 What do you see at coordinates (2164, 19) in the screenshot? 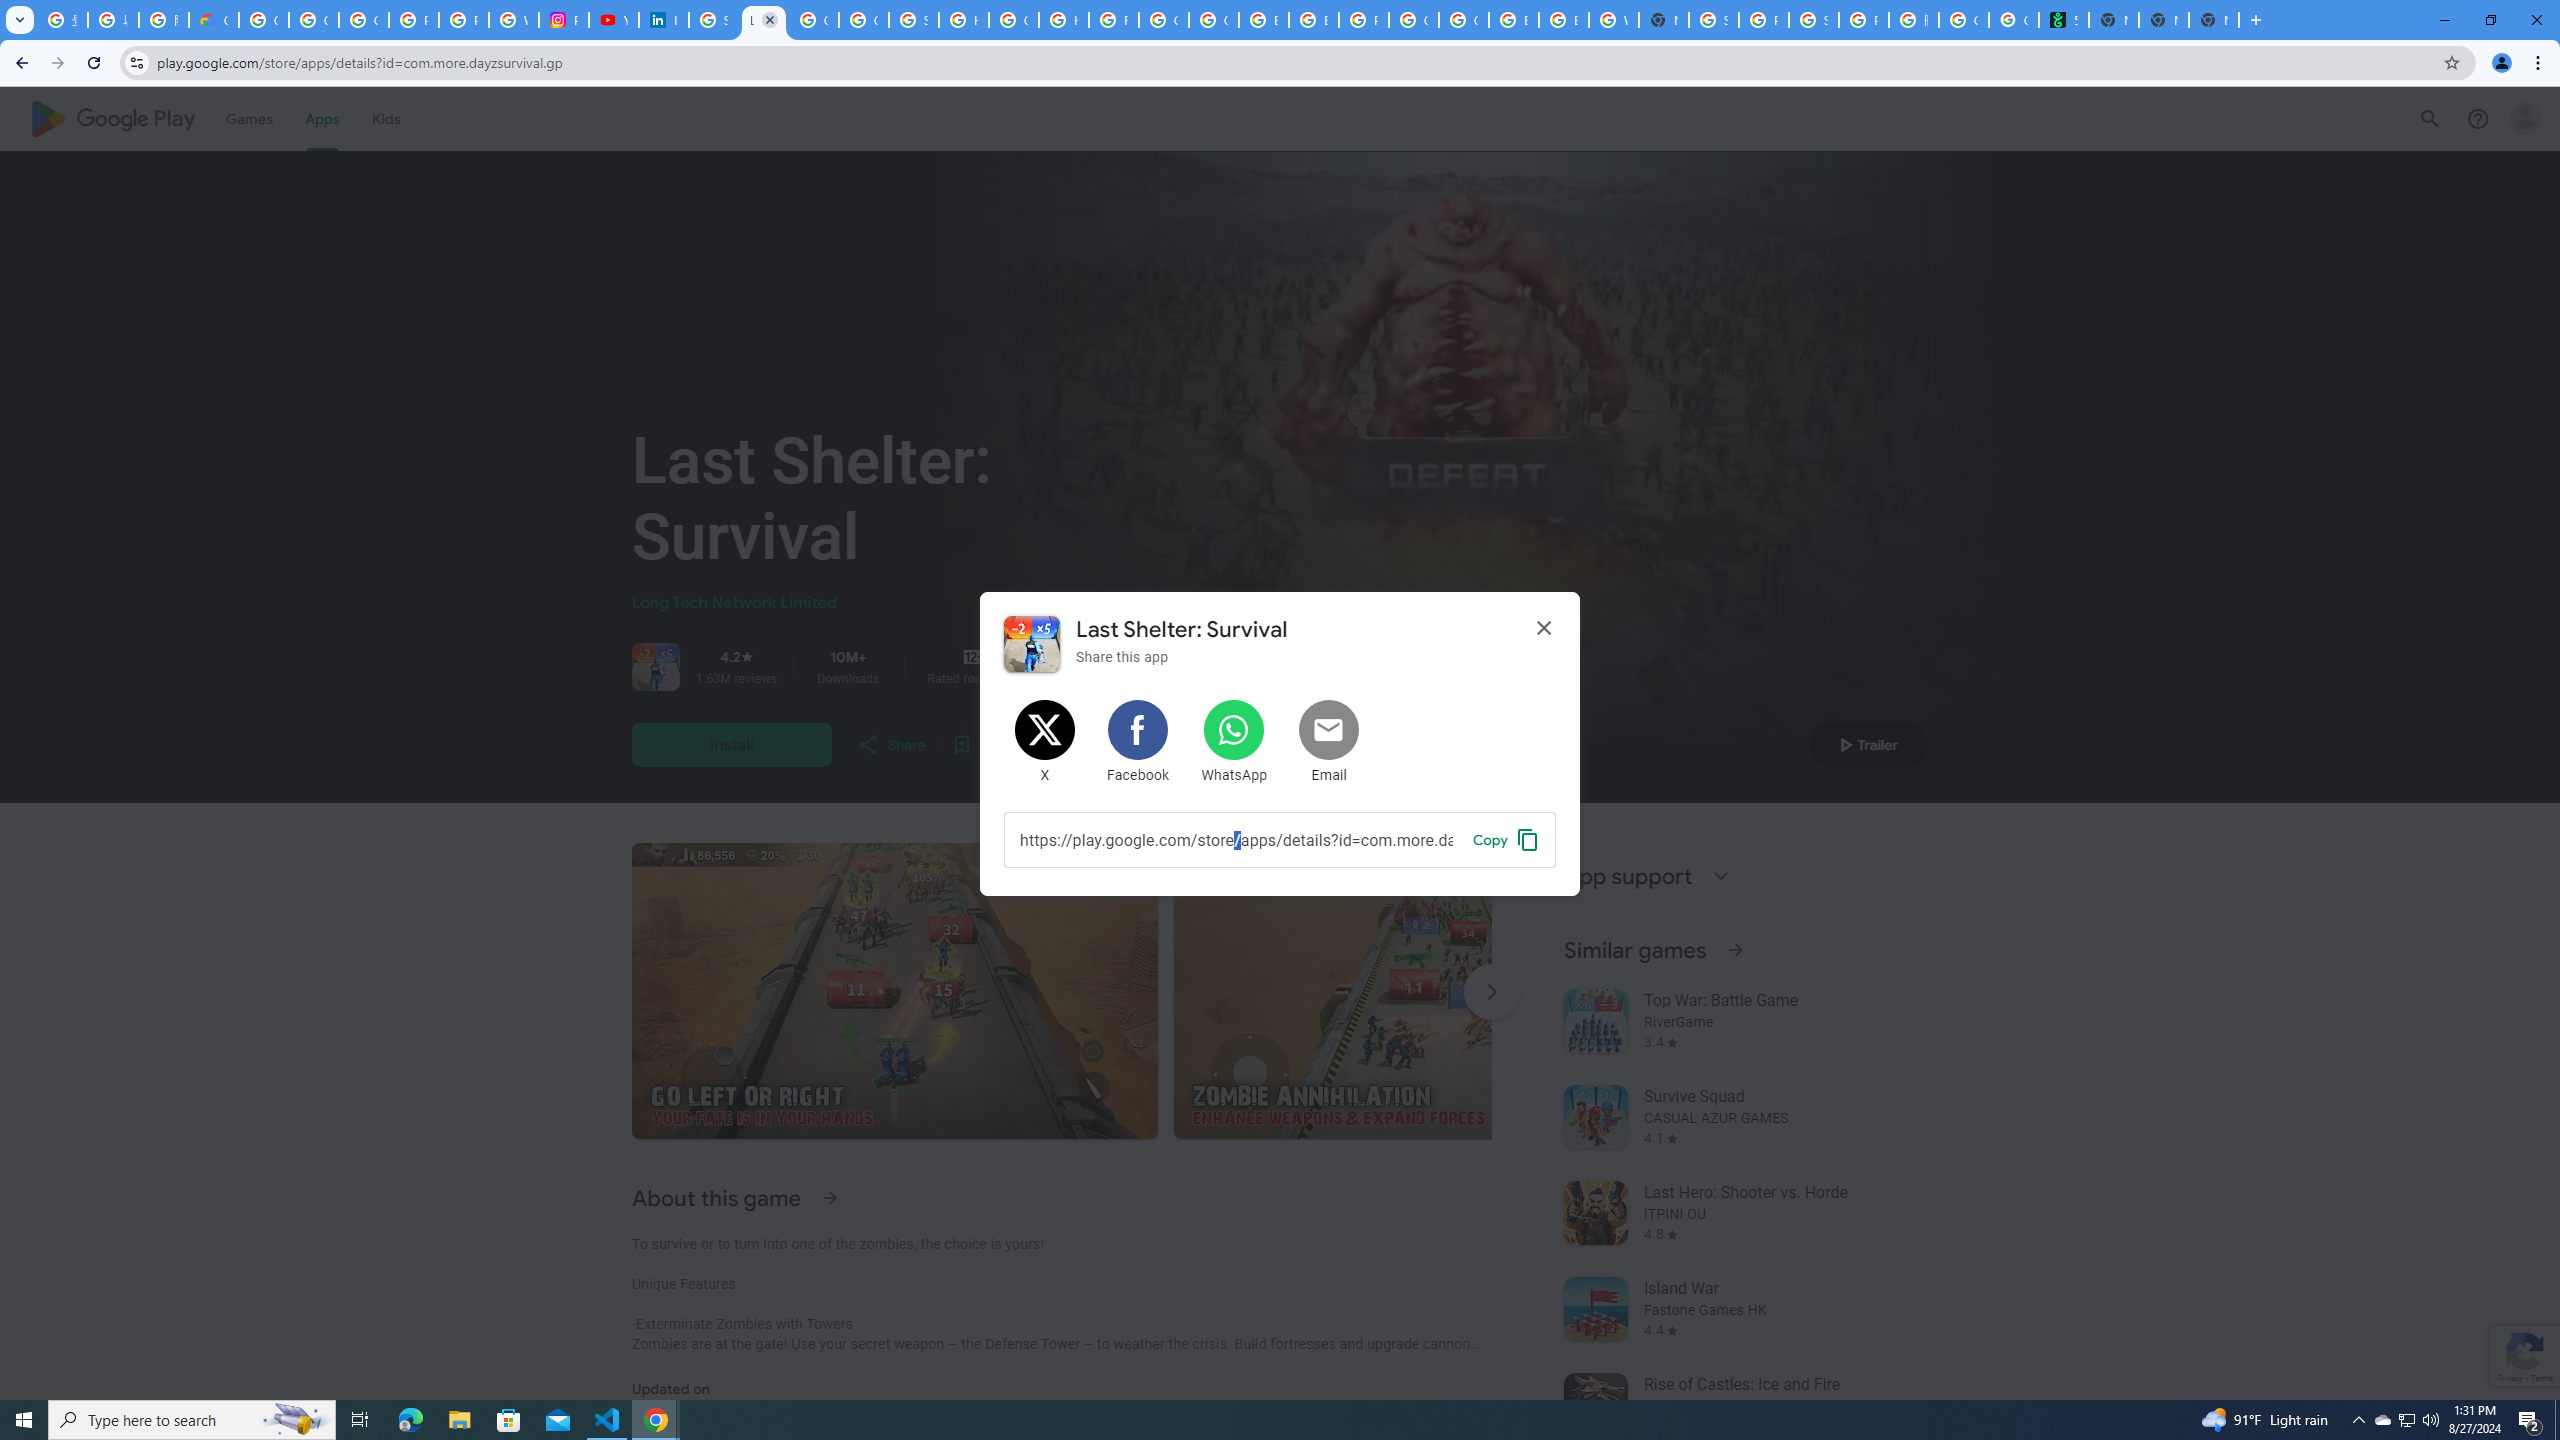
I see `'New Tab'` at bounding box center [2164, 19].